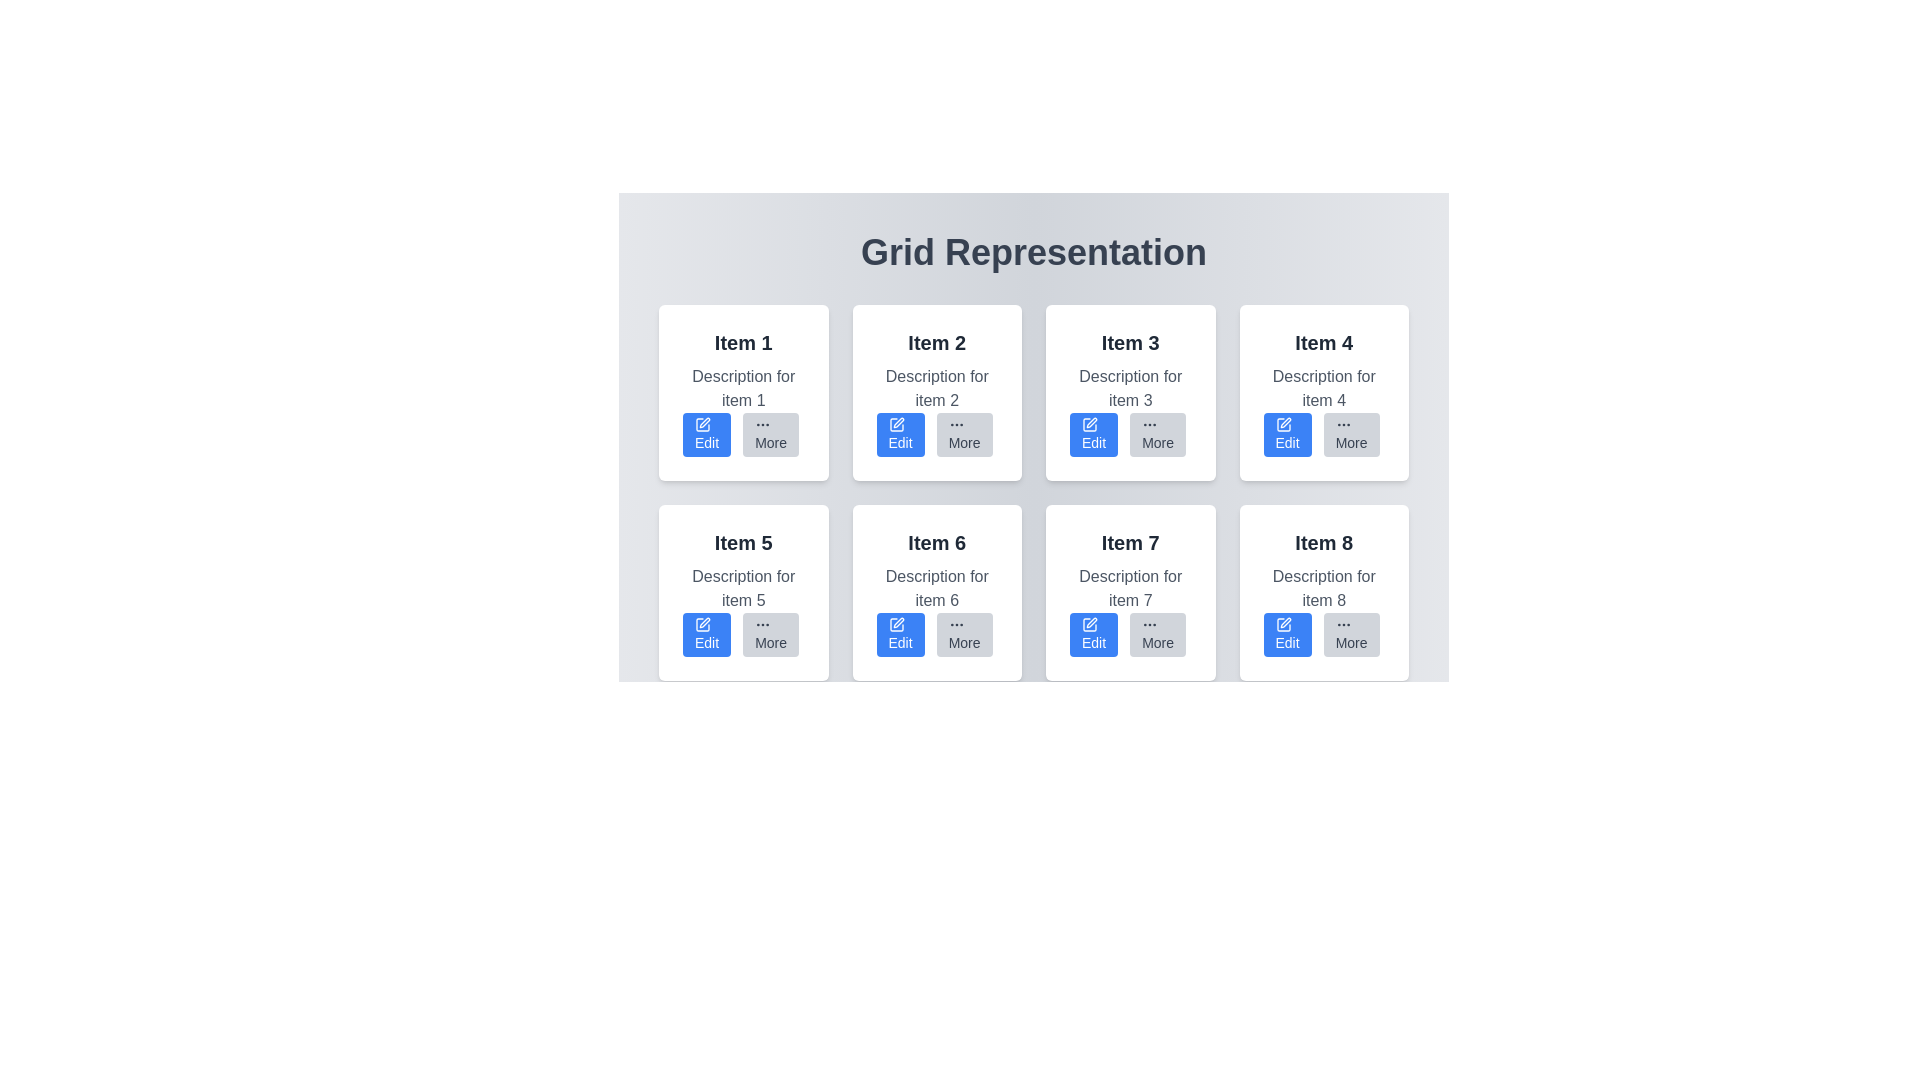 This screenshot has width=1920, height=1080. What do you see at coordinates (936, 393) in the screenshot?
I see `the Card component displaying information and actions related to 'Item 2', which is located in the second column of the first row of the grid layout` at bounding box center [936, 393].